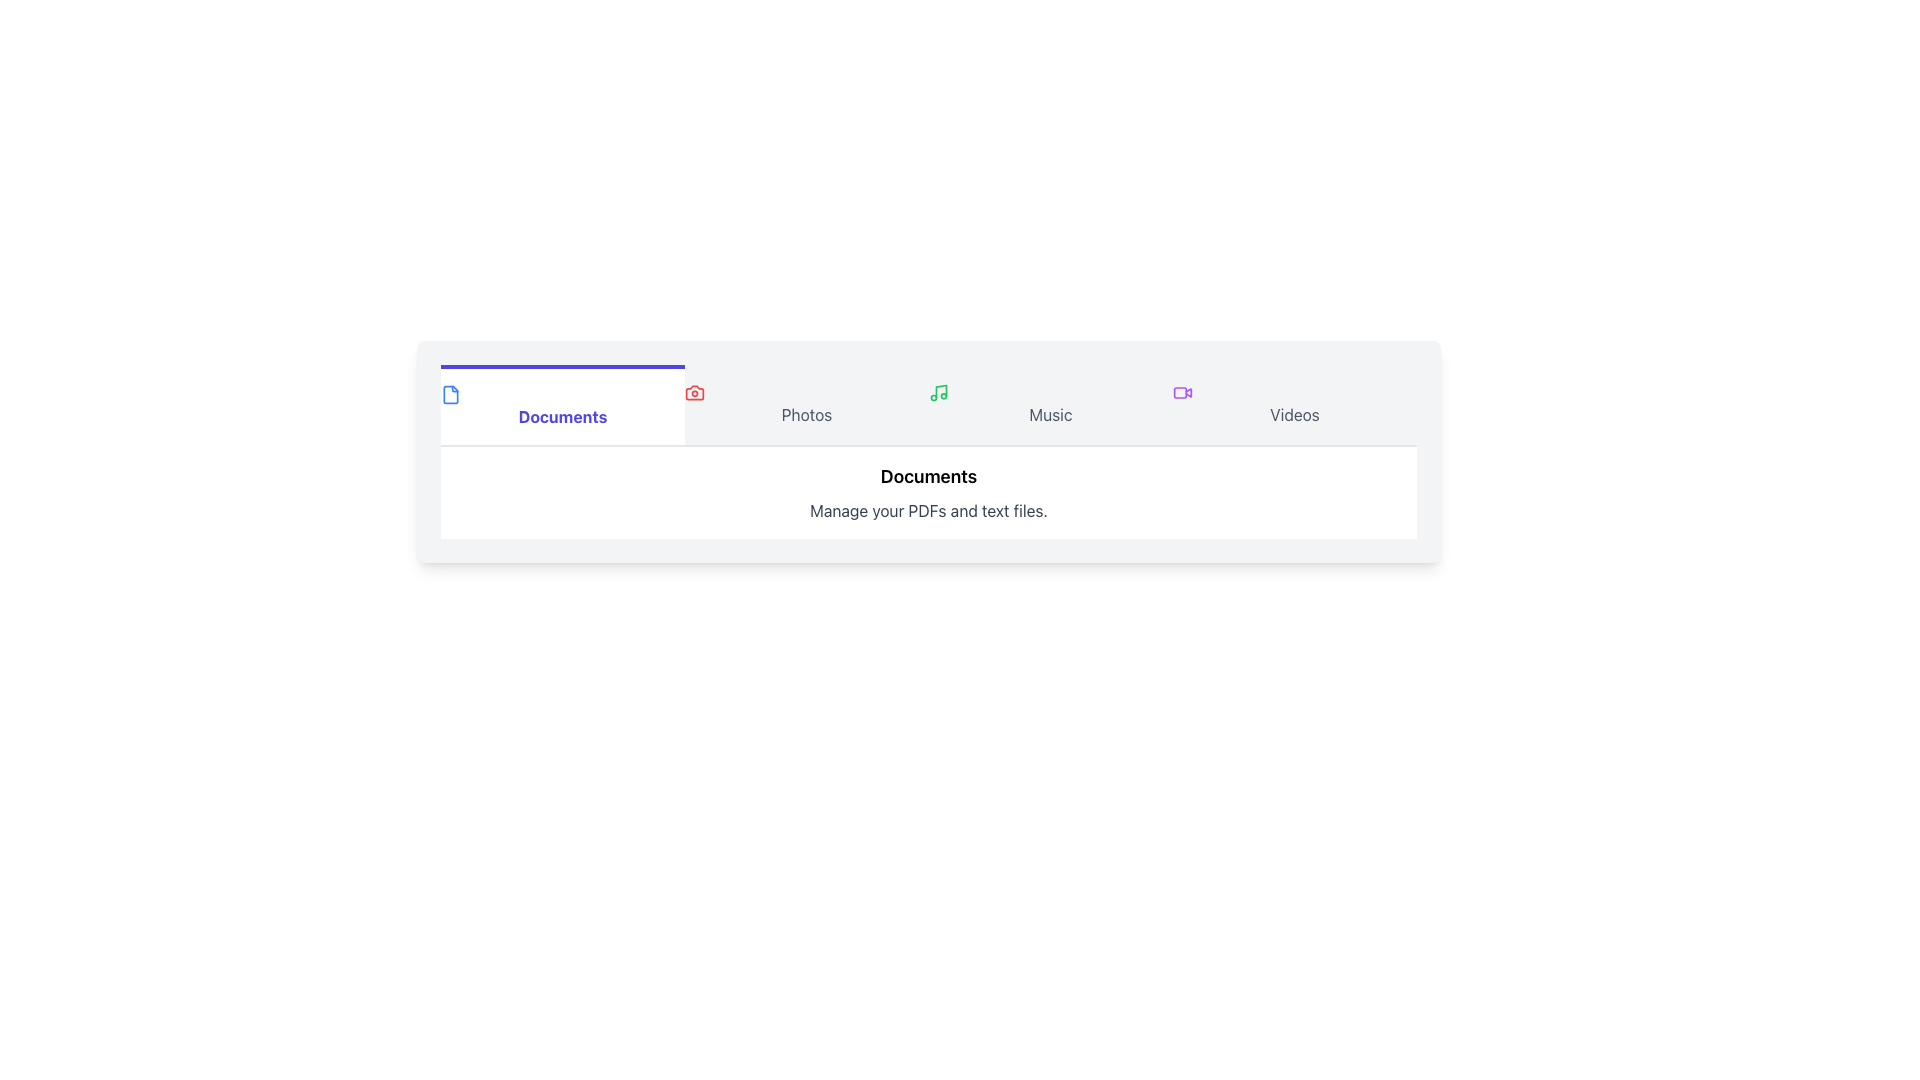 This screenshot has width=1920, height=1080. I want to click on the 'Music' text label located in the upper-central portion of the interface, which serves as a category indicator in the navigation bar, so click(1050, 414).